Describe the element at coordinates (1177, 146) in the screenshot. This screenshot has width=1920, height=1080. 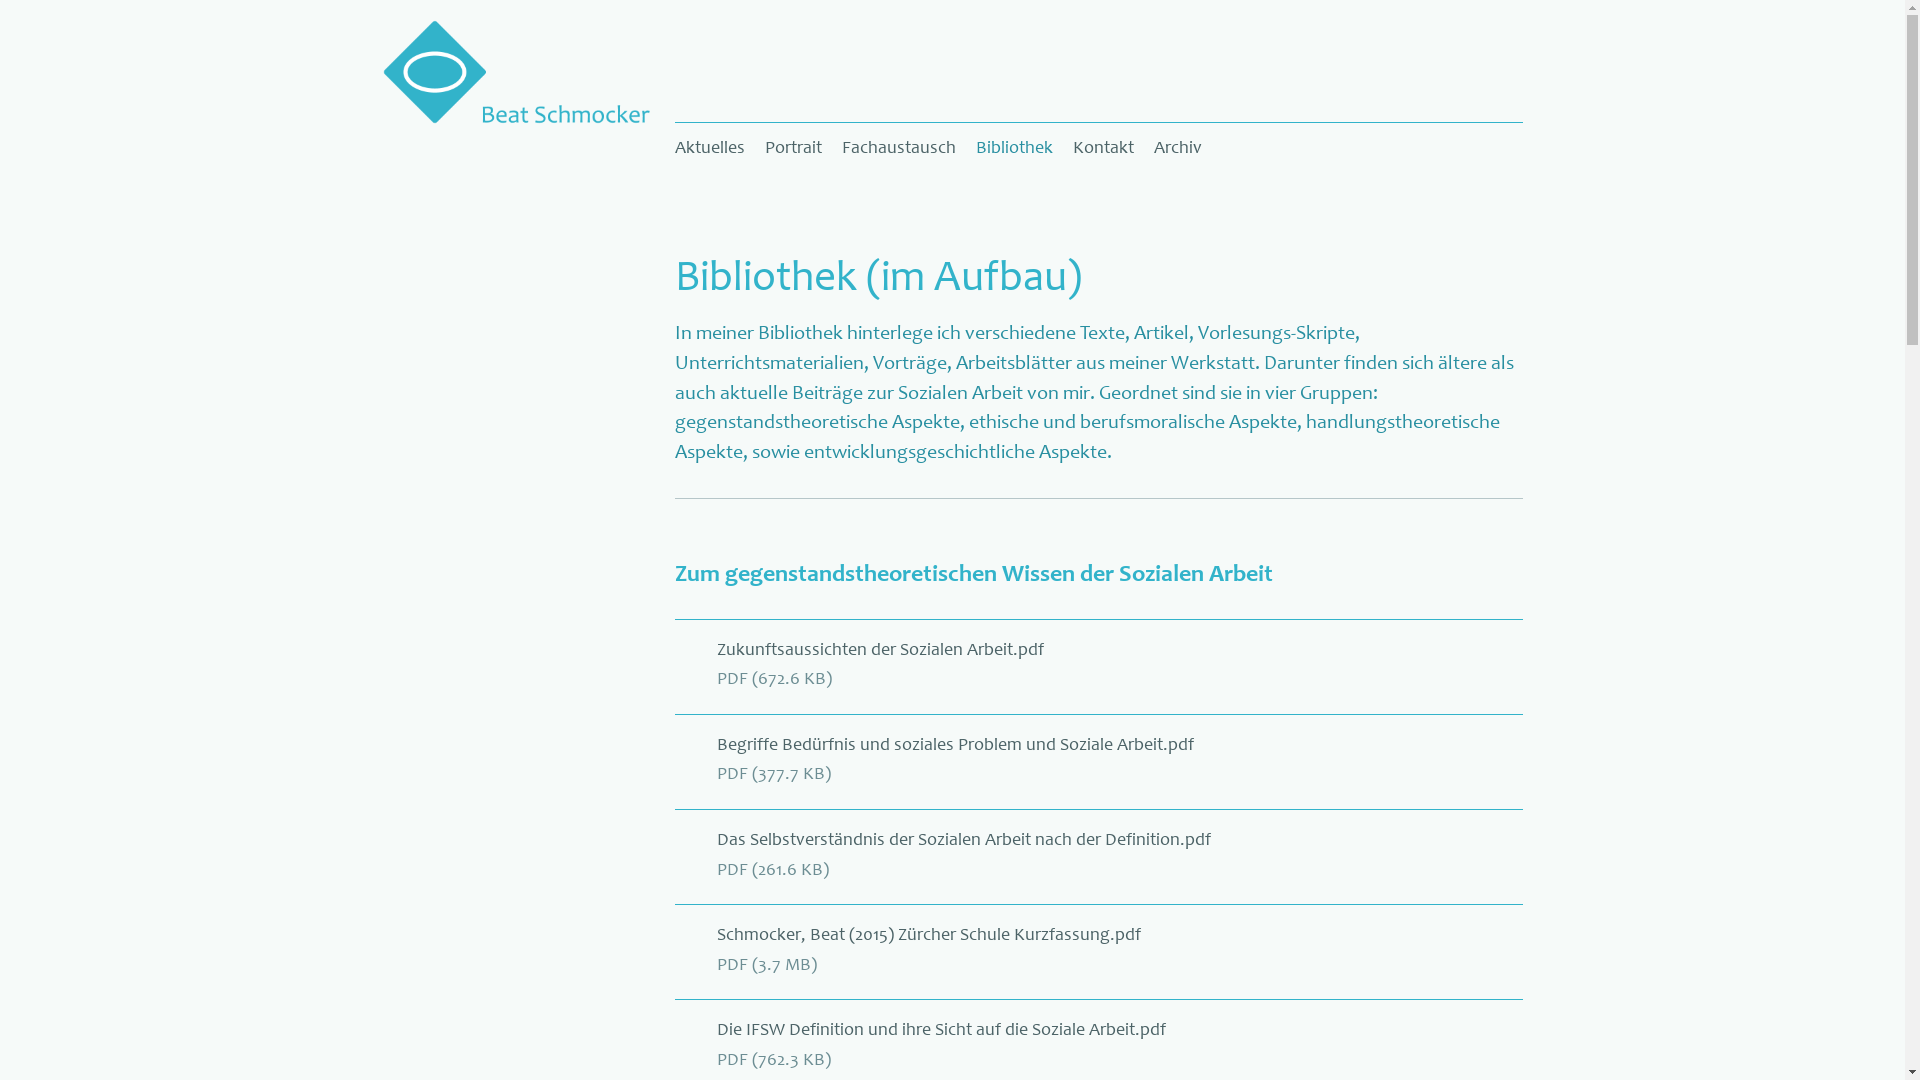
I see `'Archiv'` at that location.